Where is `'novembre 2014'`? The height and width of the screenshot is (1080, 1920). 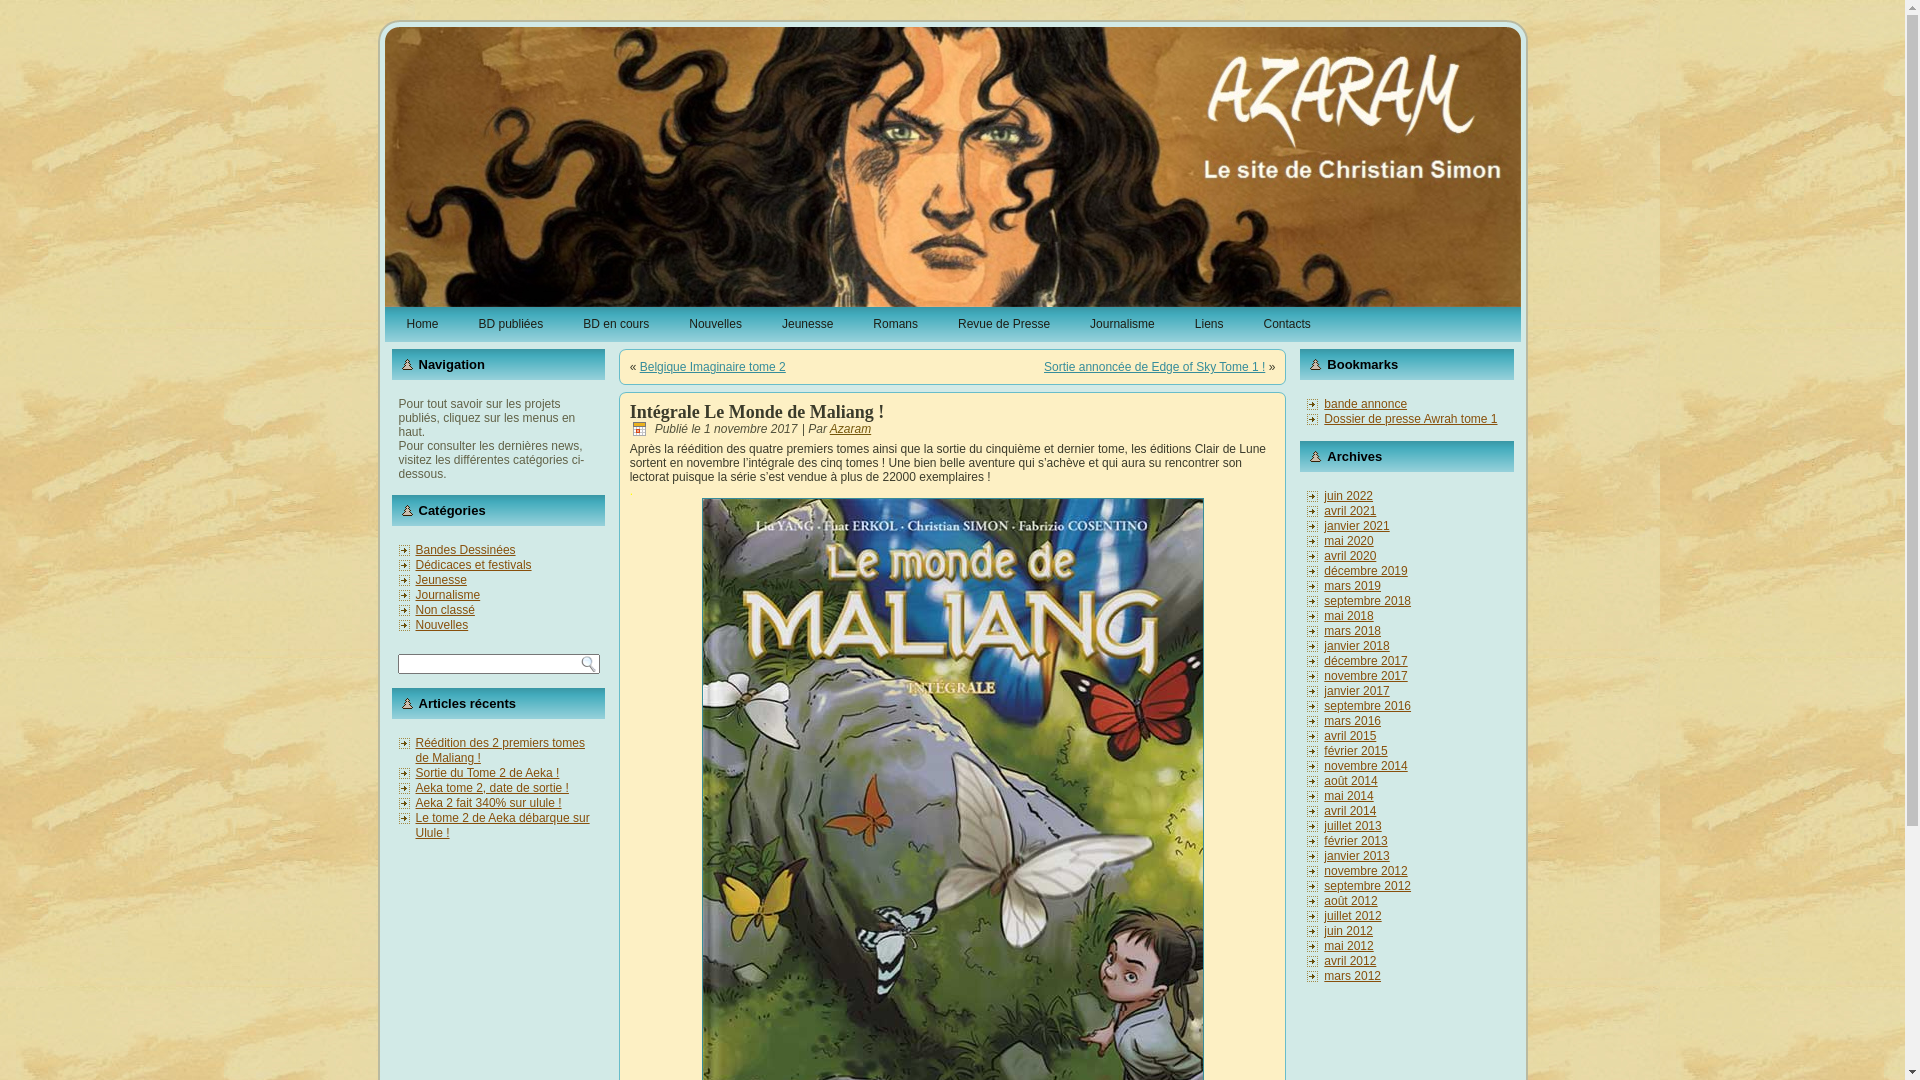
'novembre 2014' is located at coordinates (1364, 765).